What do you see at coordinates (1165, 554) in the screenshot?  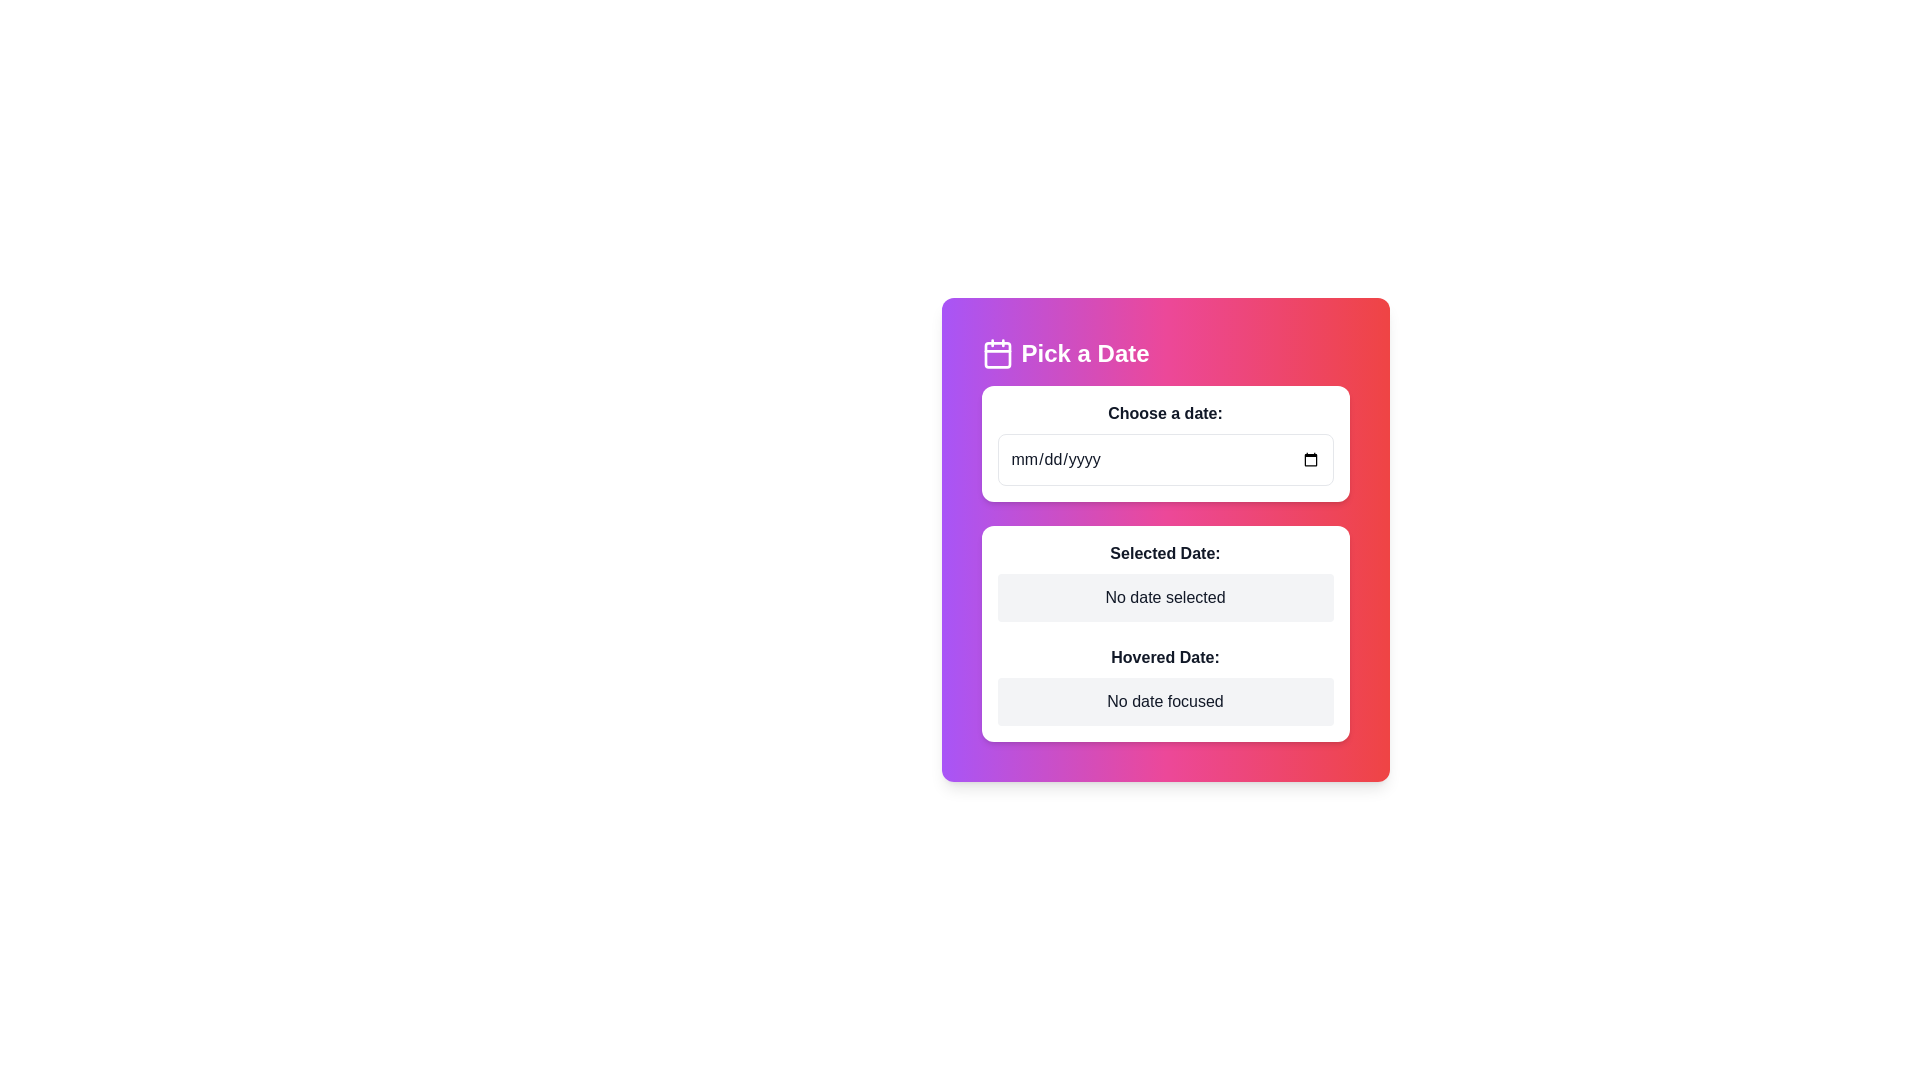 I see `the label that provides context for the currently selected date, positioned above the text 'No date selected' and after 'Choose a date:'` at bounding box center [1165, 554].